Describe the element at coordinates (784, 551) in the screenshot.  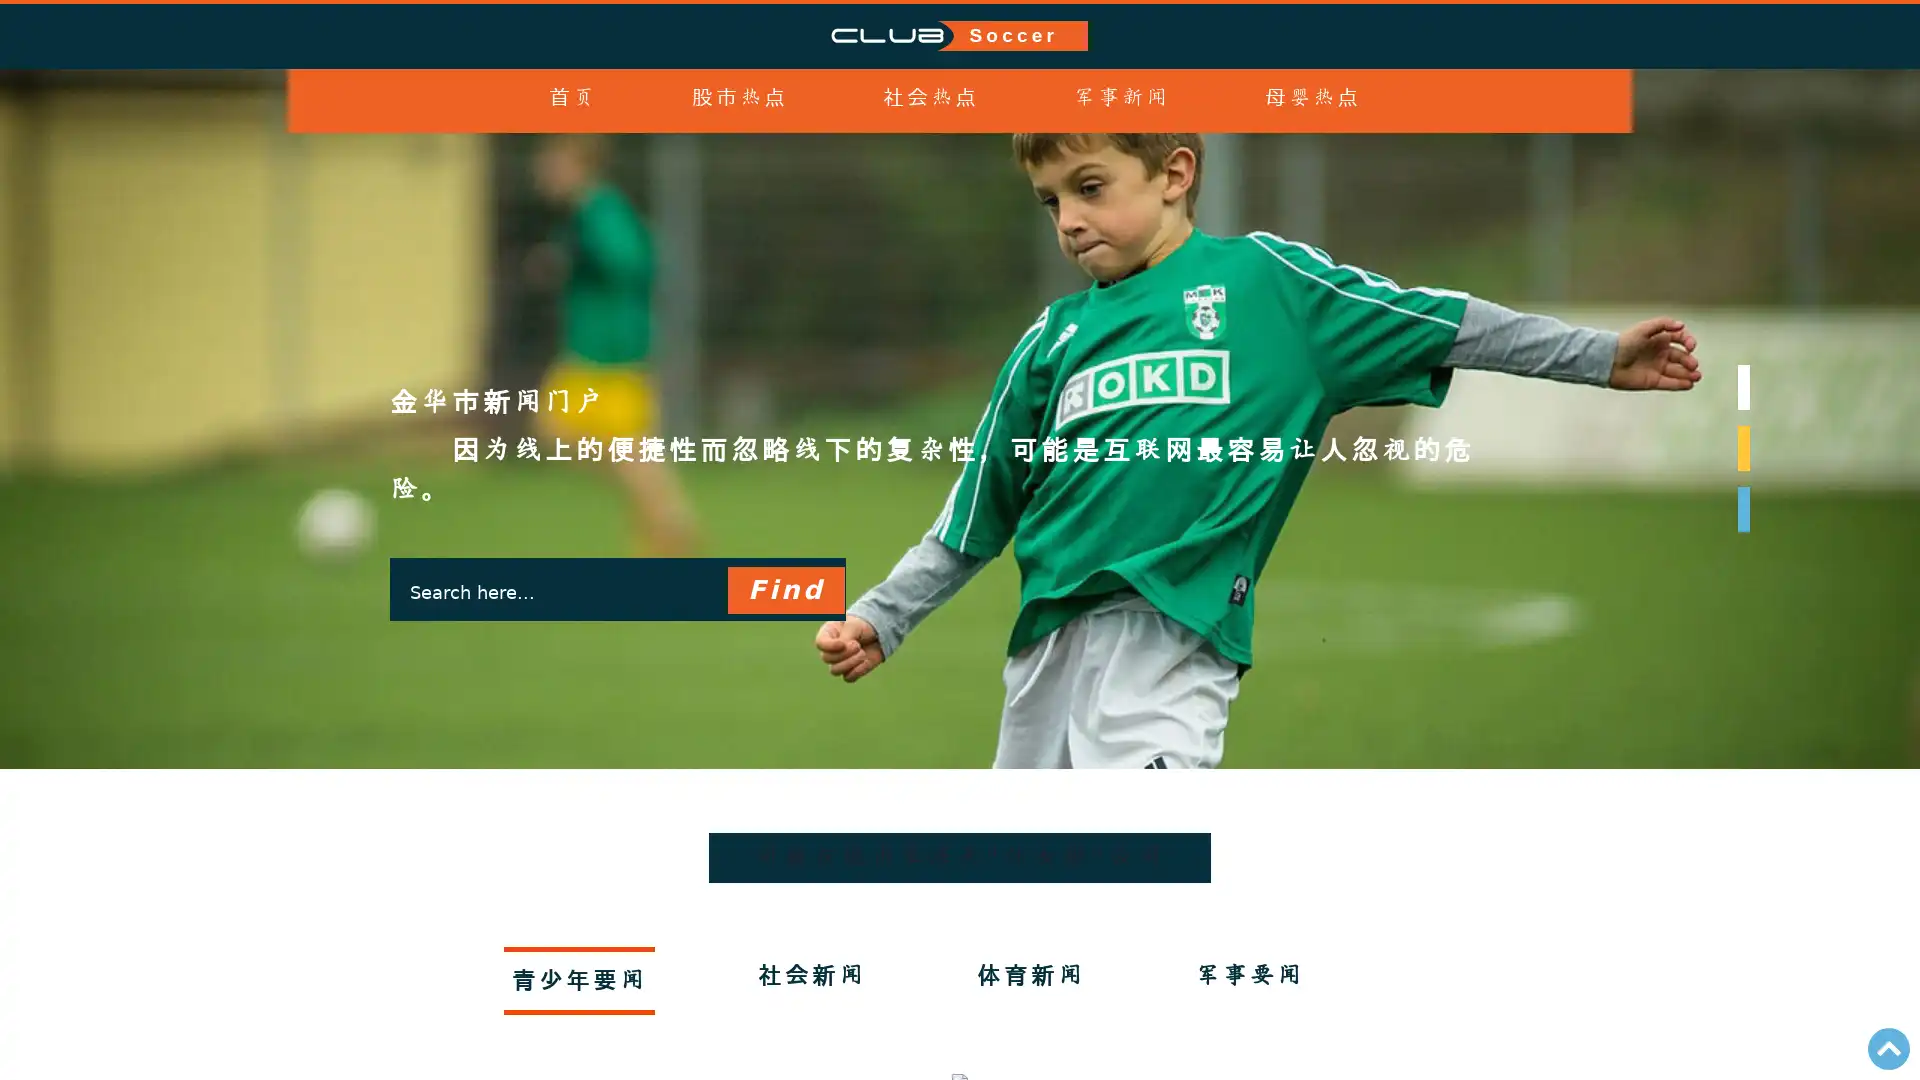
I see `Find` at that location.